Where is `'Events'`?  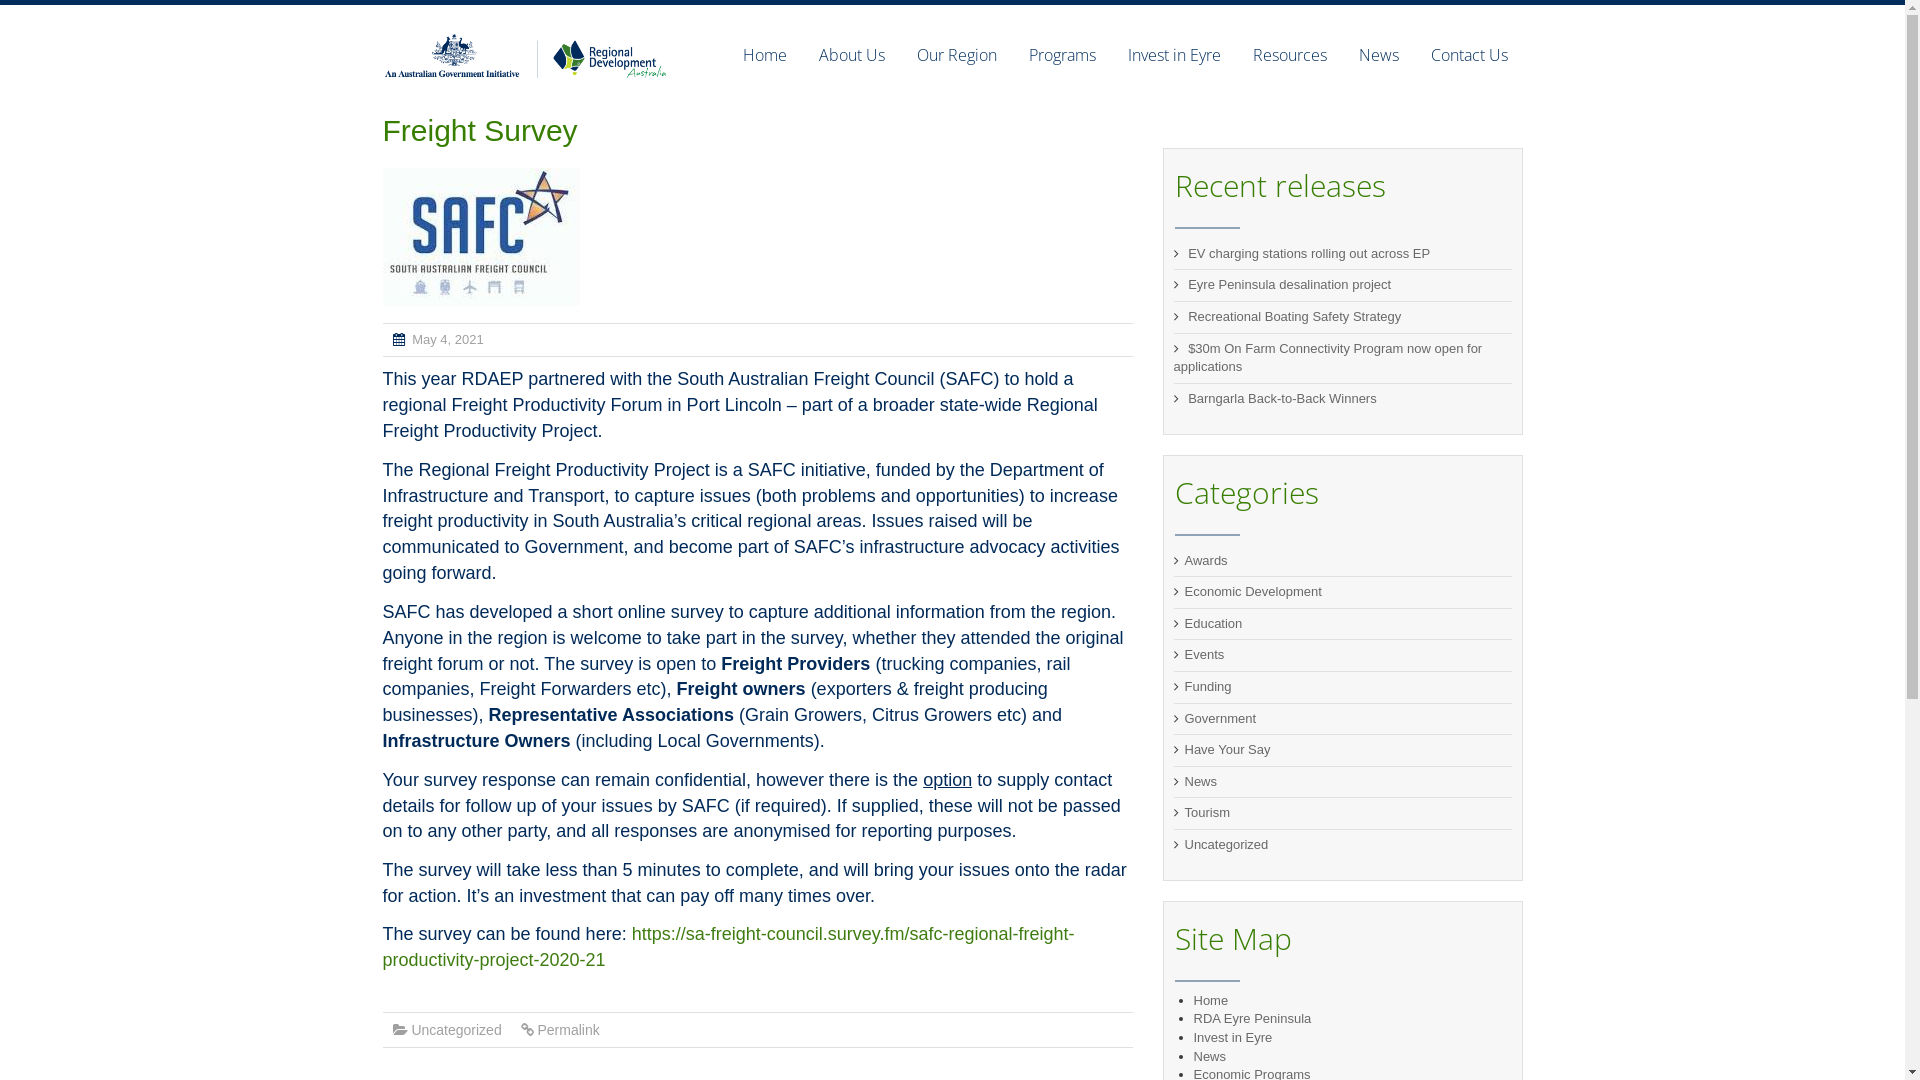
'Events' is located at coordinates (1203, 654).